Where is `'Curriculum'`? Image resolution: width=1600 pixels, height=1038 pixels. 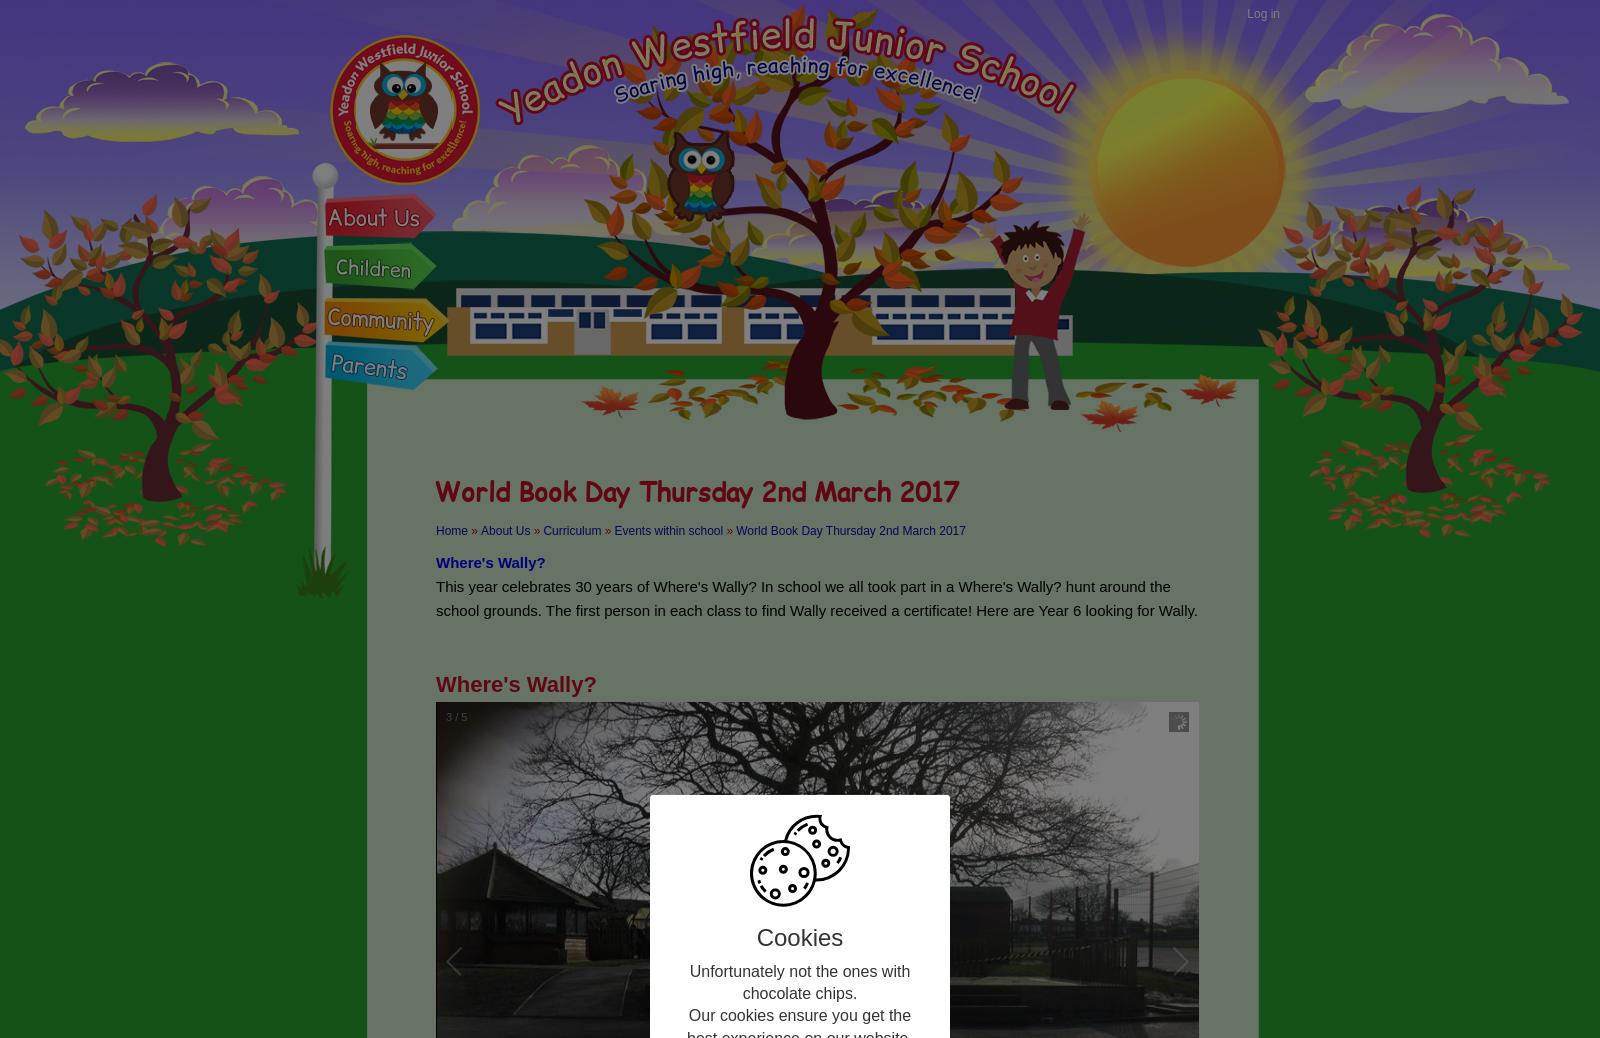
'Curriculum' is located at coordinates (542, 529).